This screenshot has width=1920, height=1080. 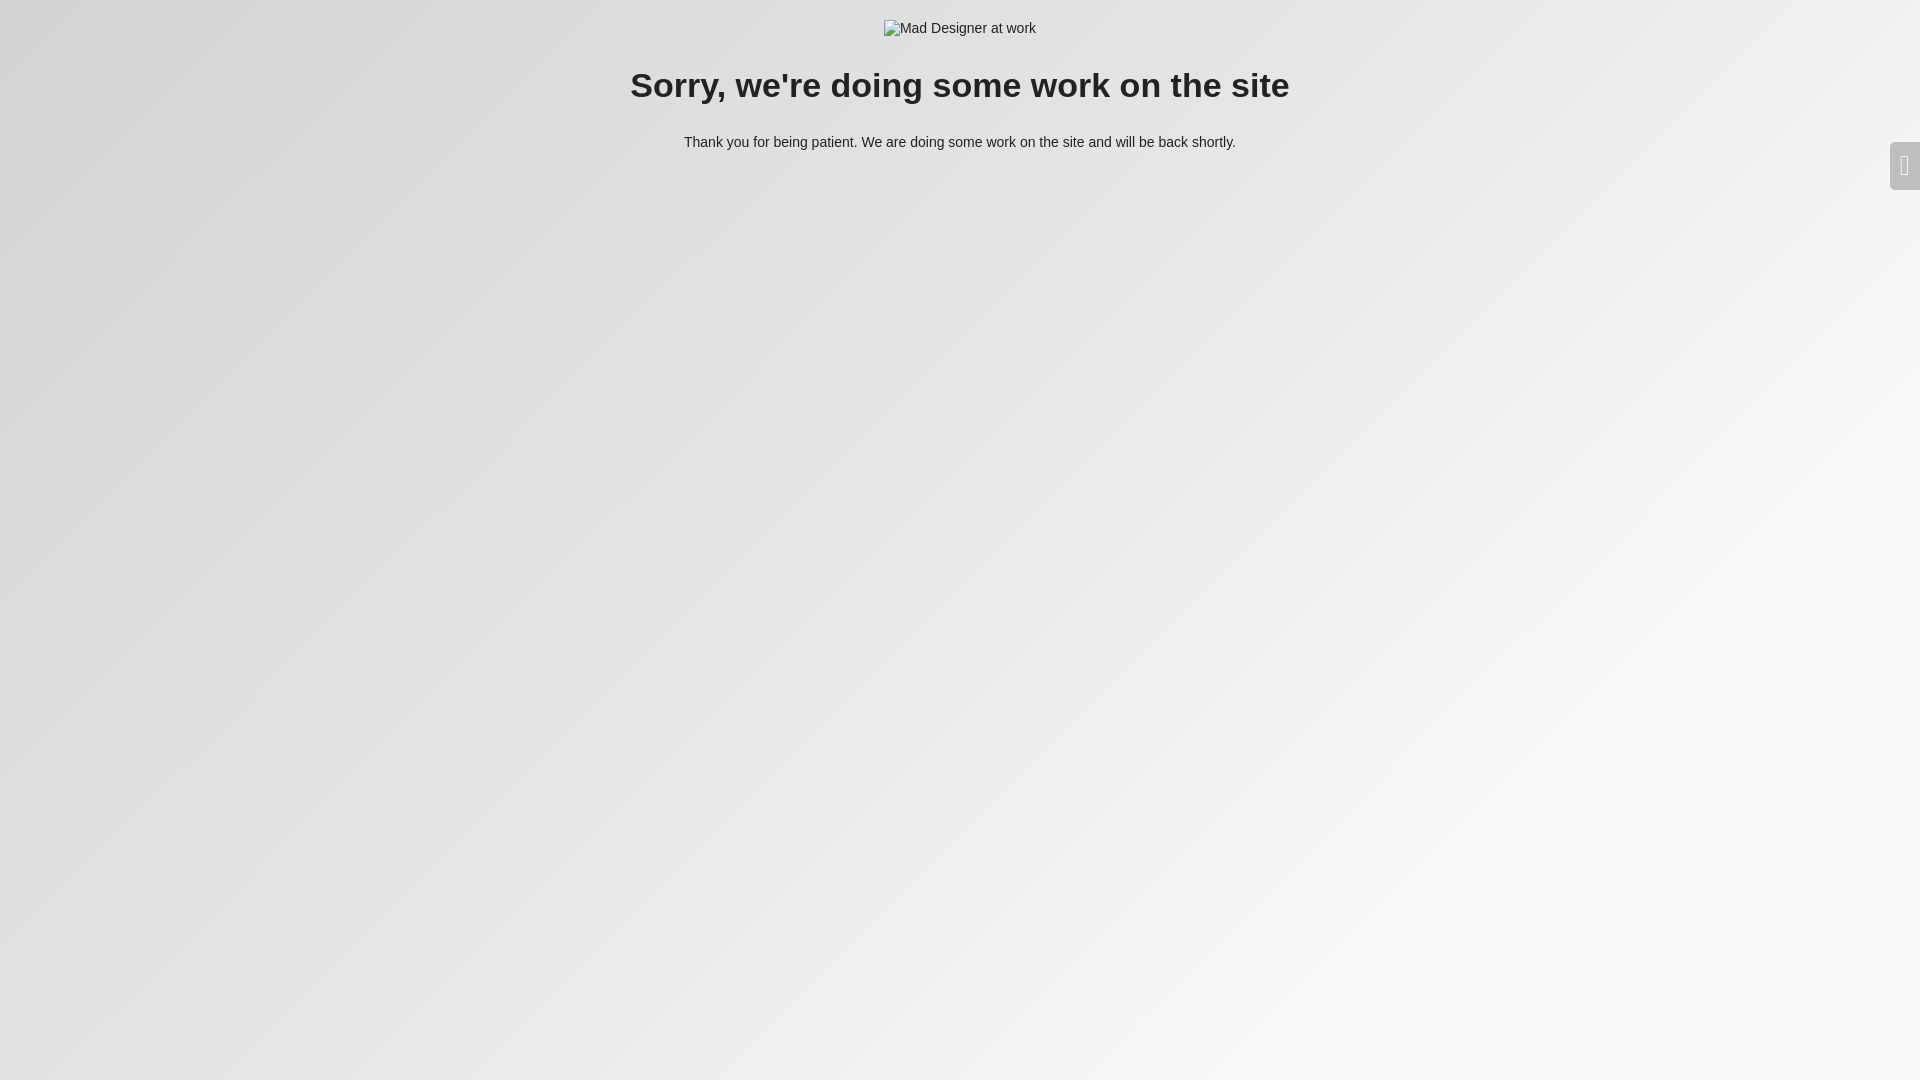 I want to click on 'Mad Designer at work', so click(x=960, y=28).